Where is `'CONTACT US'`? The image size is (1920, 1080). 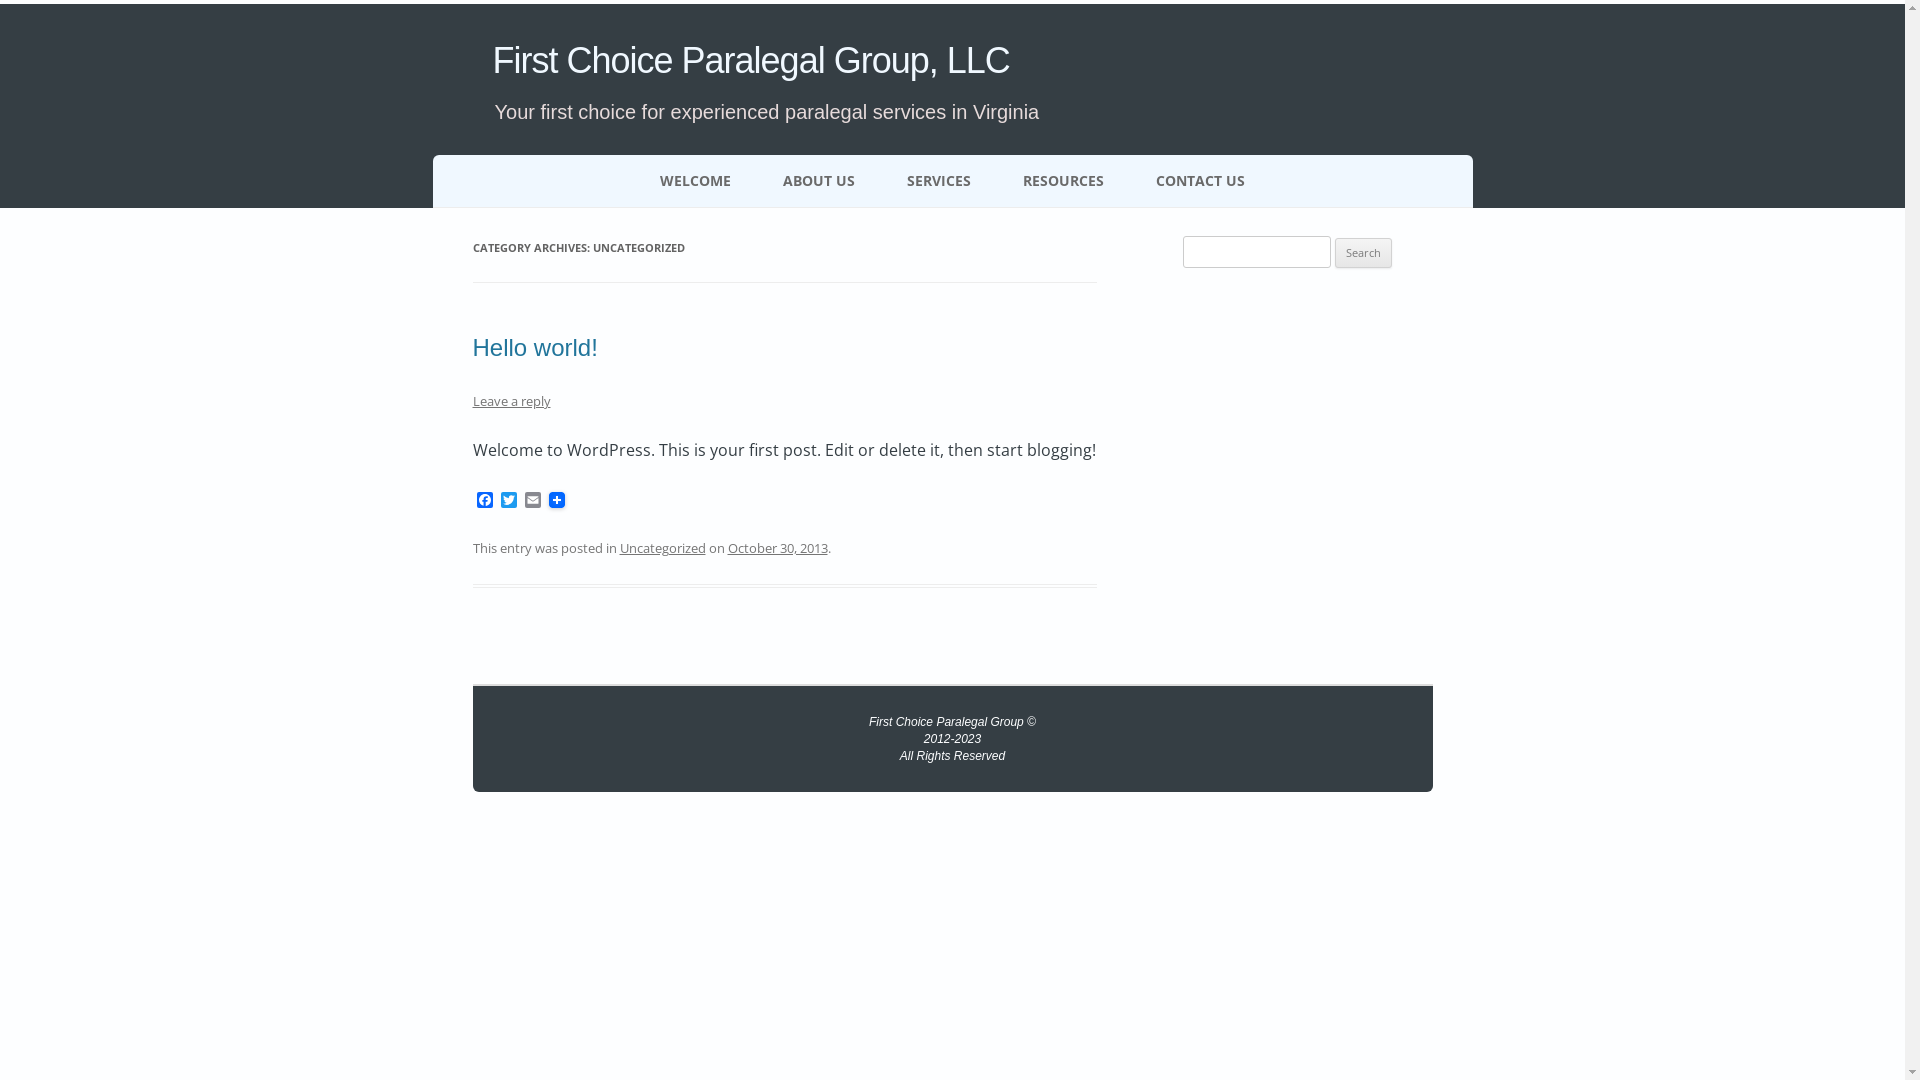 'CONTACT US' is located at coordinates (1200, 181).